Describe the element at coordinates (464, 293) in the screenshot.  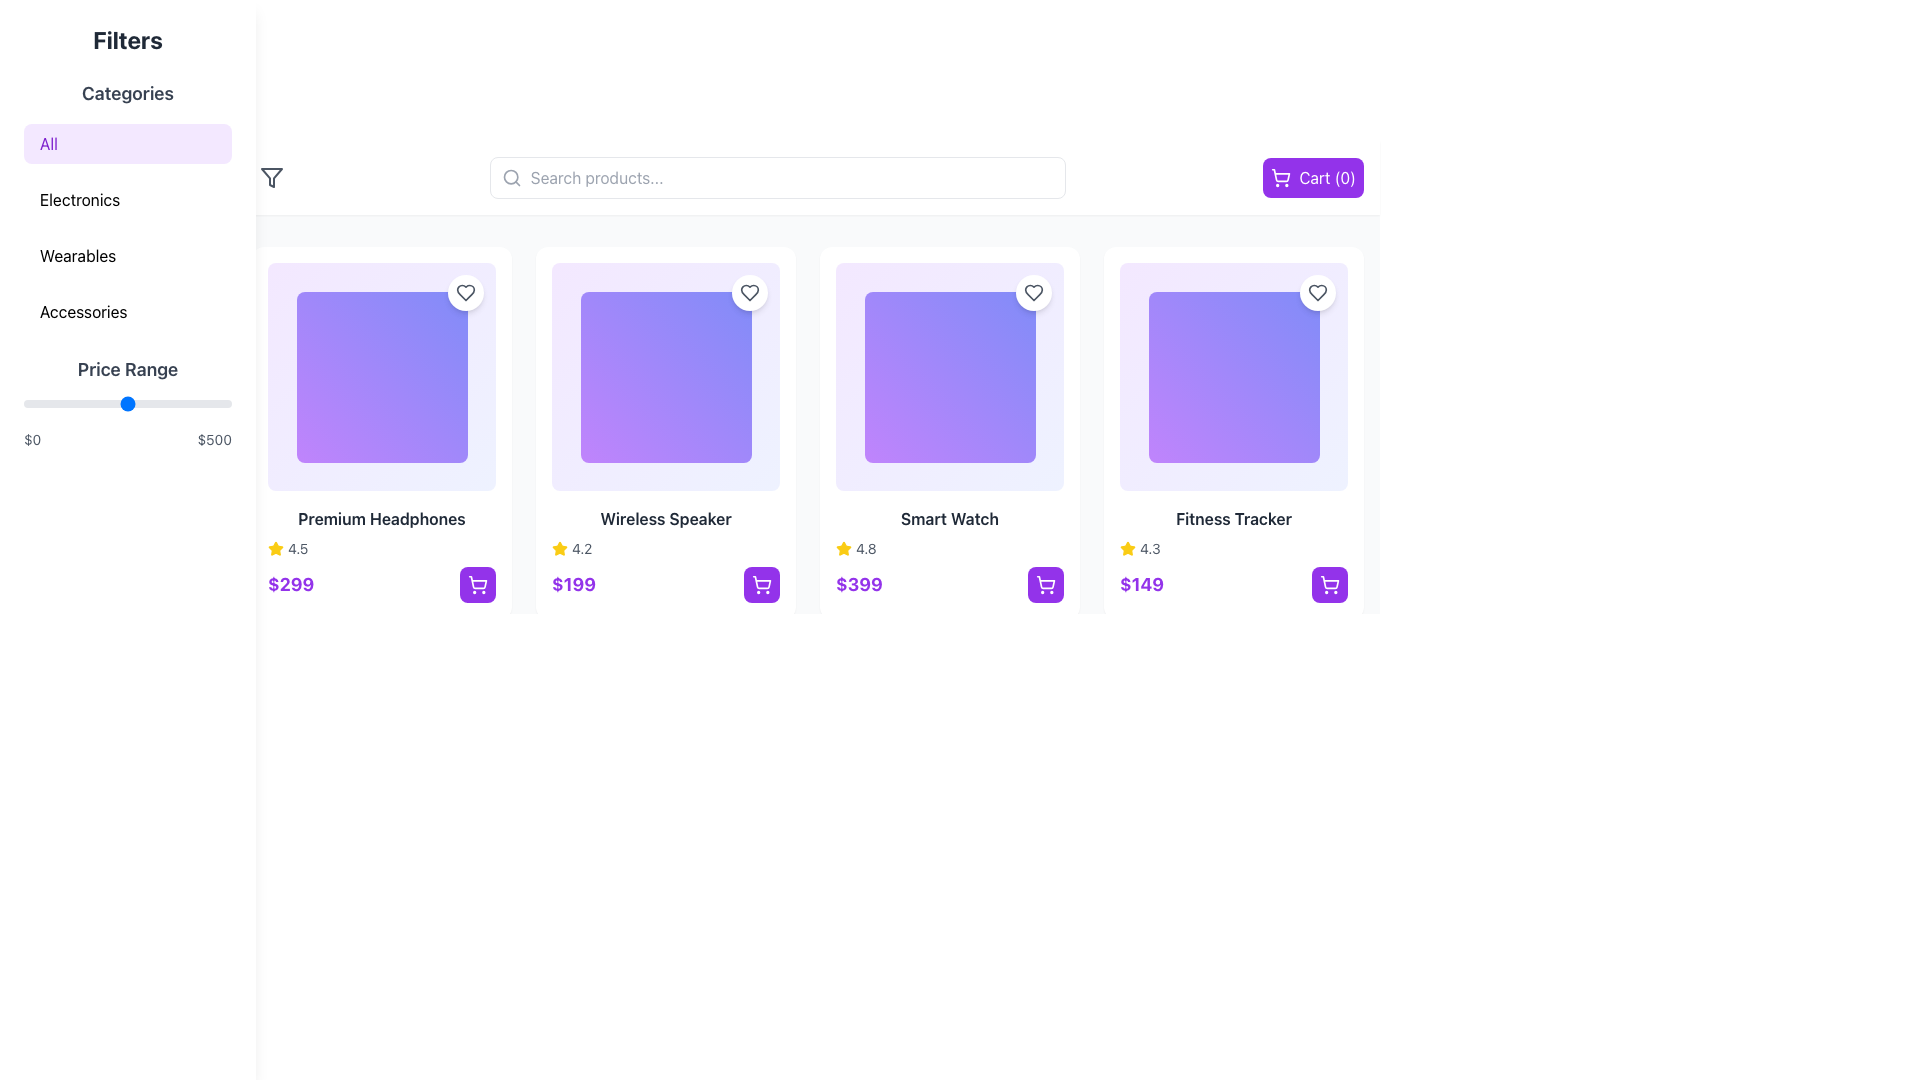
I see `the heart-shaped interactive icon located at the top right corner of the 'Premium Headphones' product card to mark the item as liked or favorited` at that location.